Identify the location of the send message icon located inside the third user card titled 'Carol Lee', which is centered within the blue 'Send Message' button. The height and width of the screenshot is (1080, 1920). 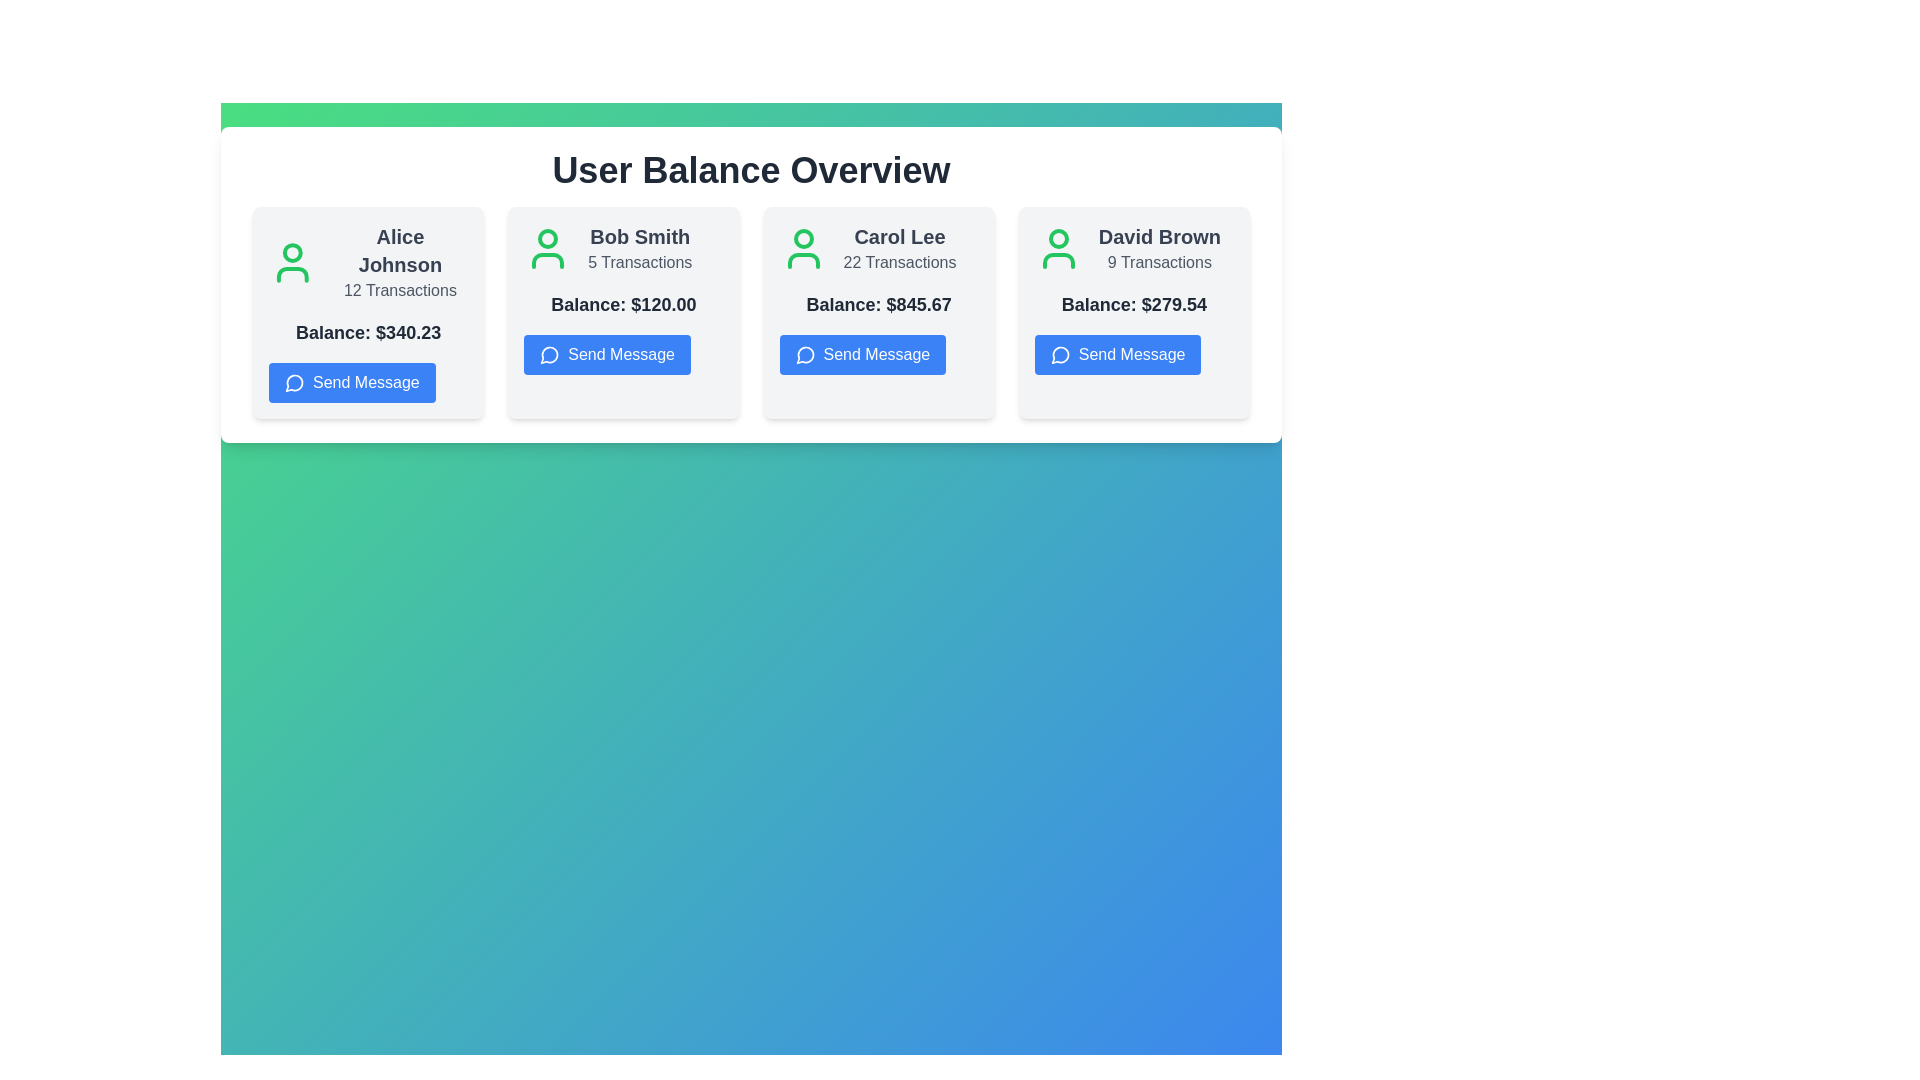
(805, 354).